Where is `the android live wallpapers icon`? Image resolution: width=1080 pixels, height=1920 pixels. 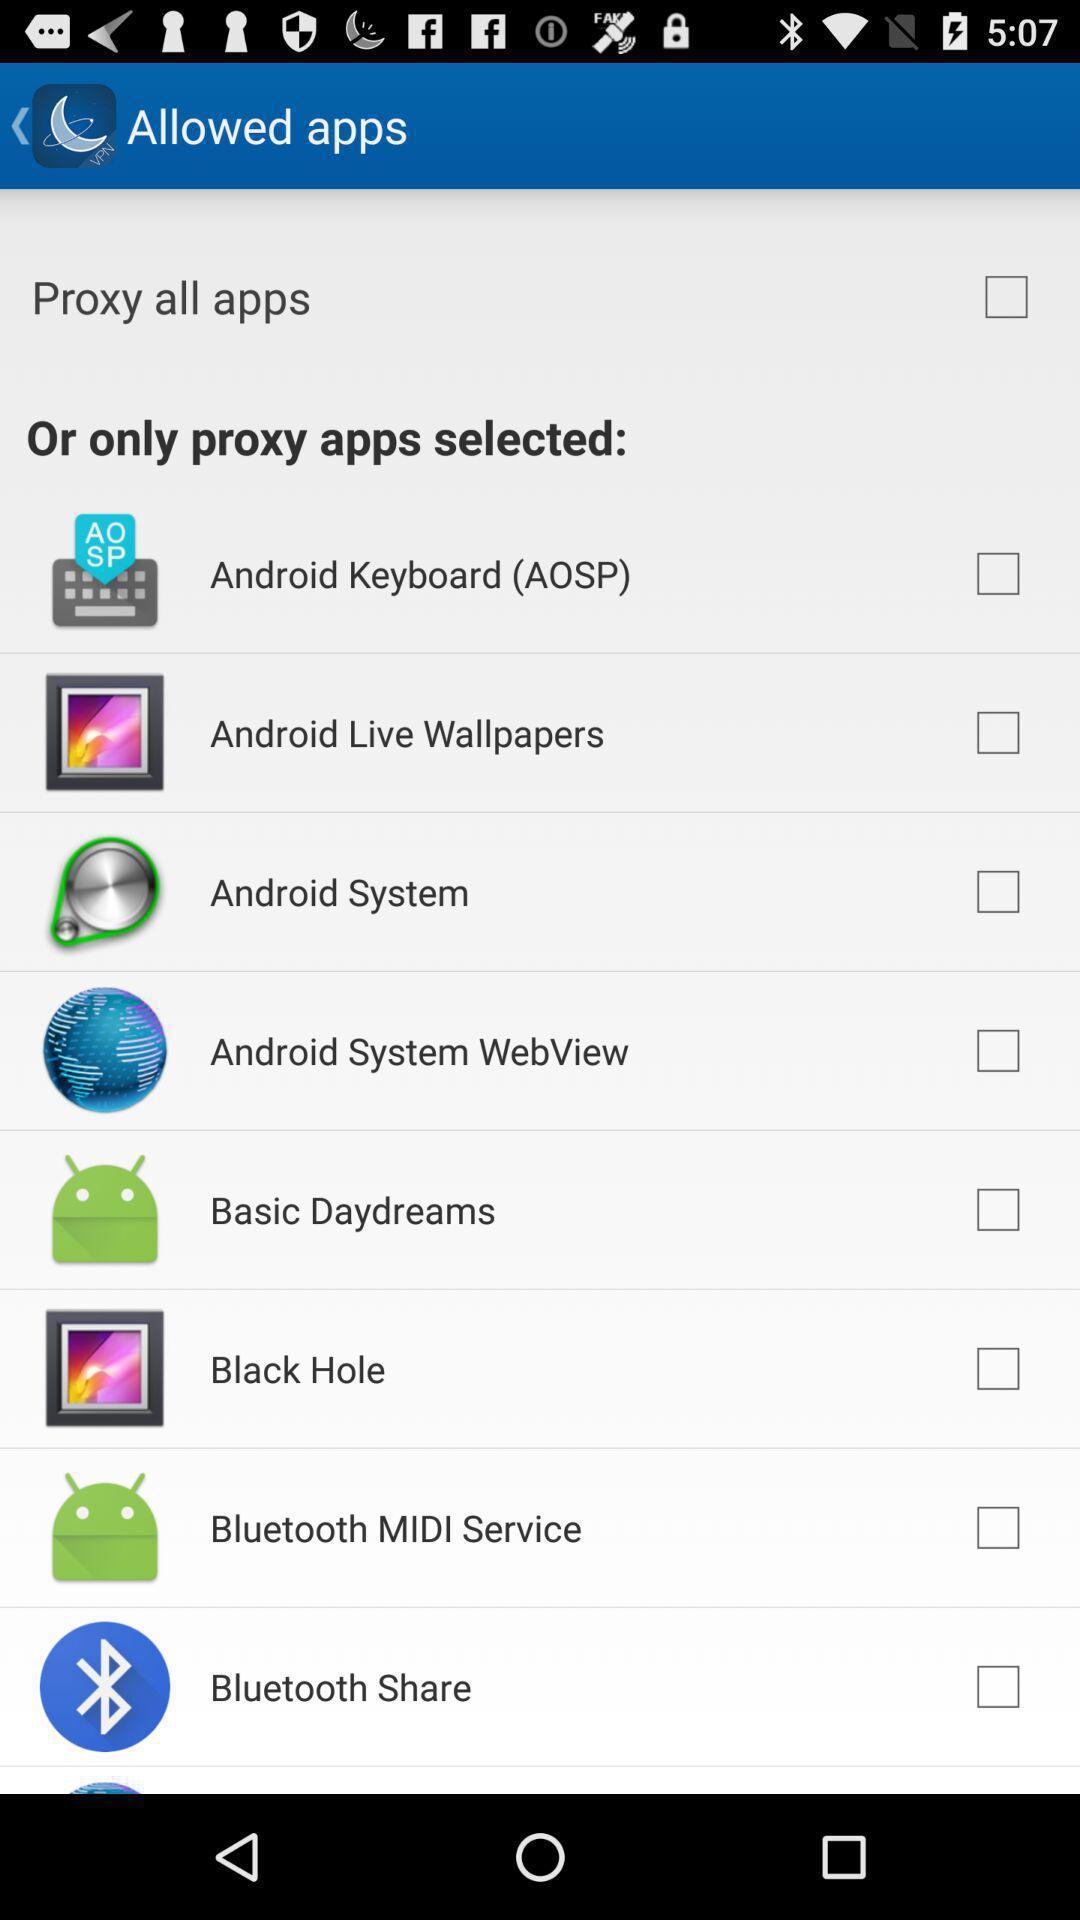
the android live wallpapers icon is located at coordinates (406, 731).